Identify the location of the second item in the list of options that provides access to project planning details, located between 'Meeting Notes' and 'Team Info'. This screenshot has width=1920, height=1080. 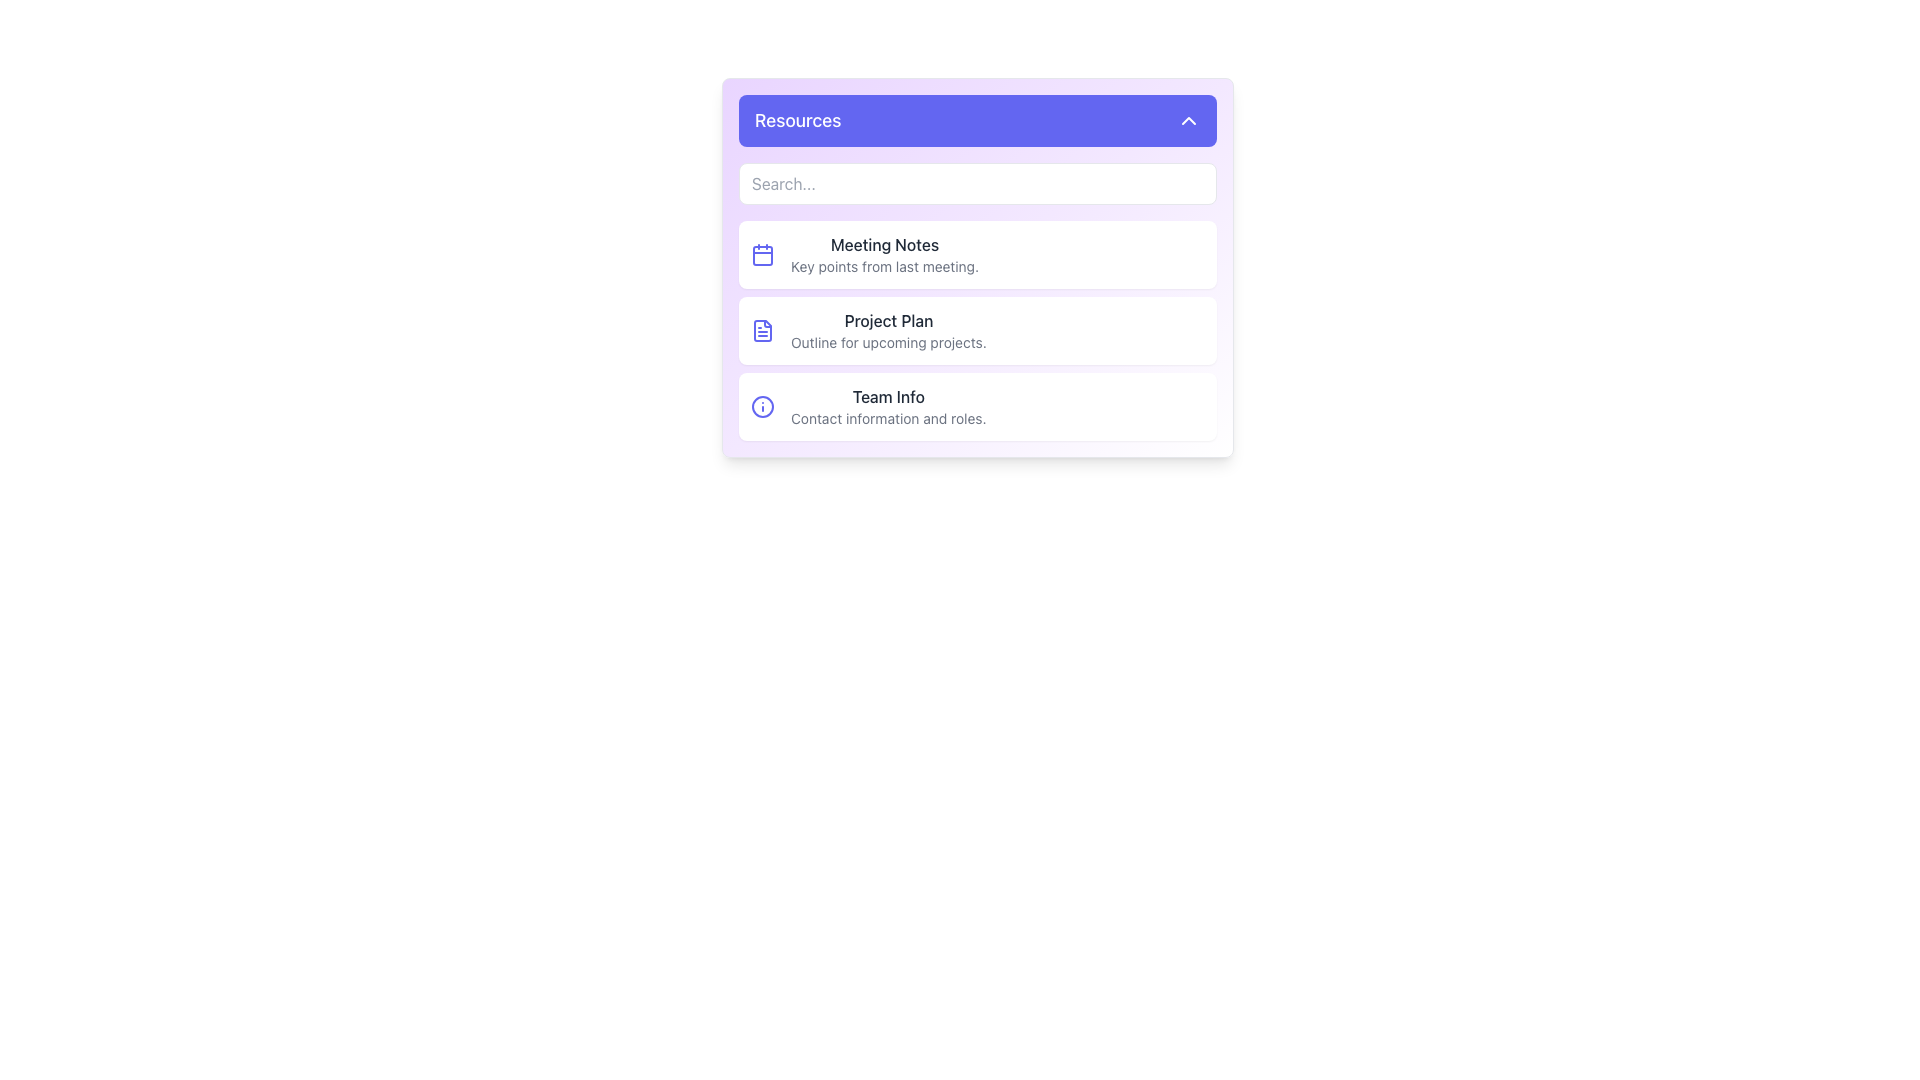
(978, 330).